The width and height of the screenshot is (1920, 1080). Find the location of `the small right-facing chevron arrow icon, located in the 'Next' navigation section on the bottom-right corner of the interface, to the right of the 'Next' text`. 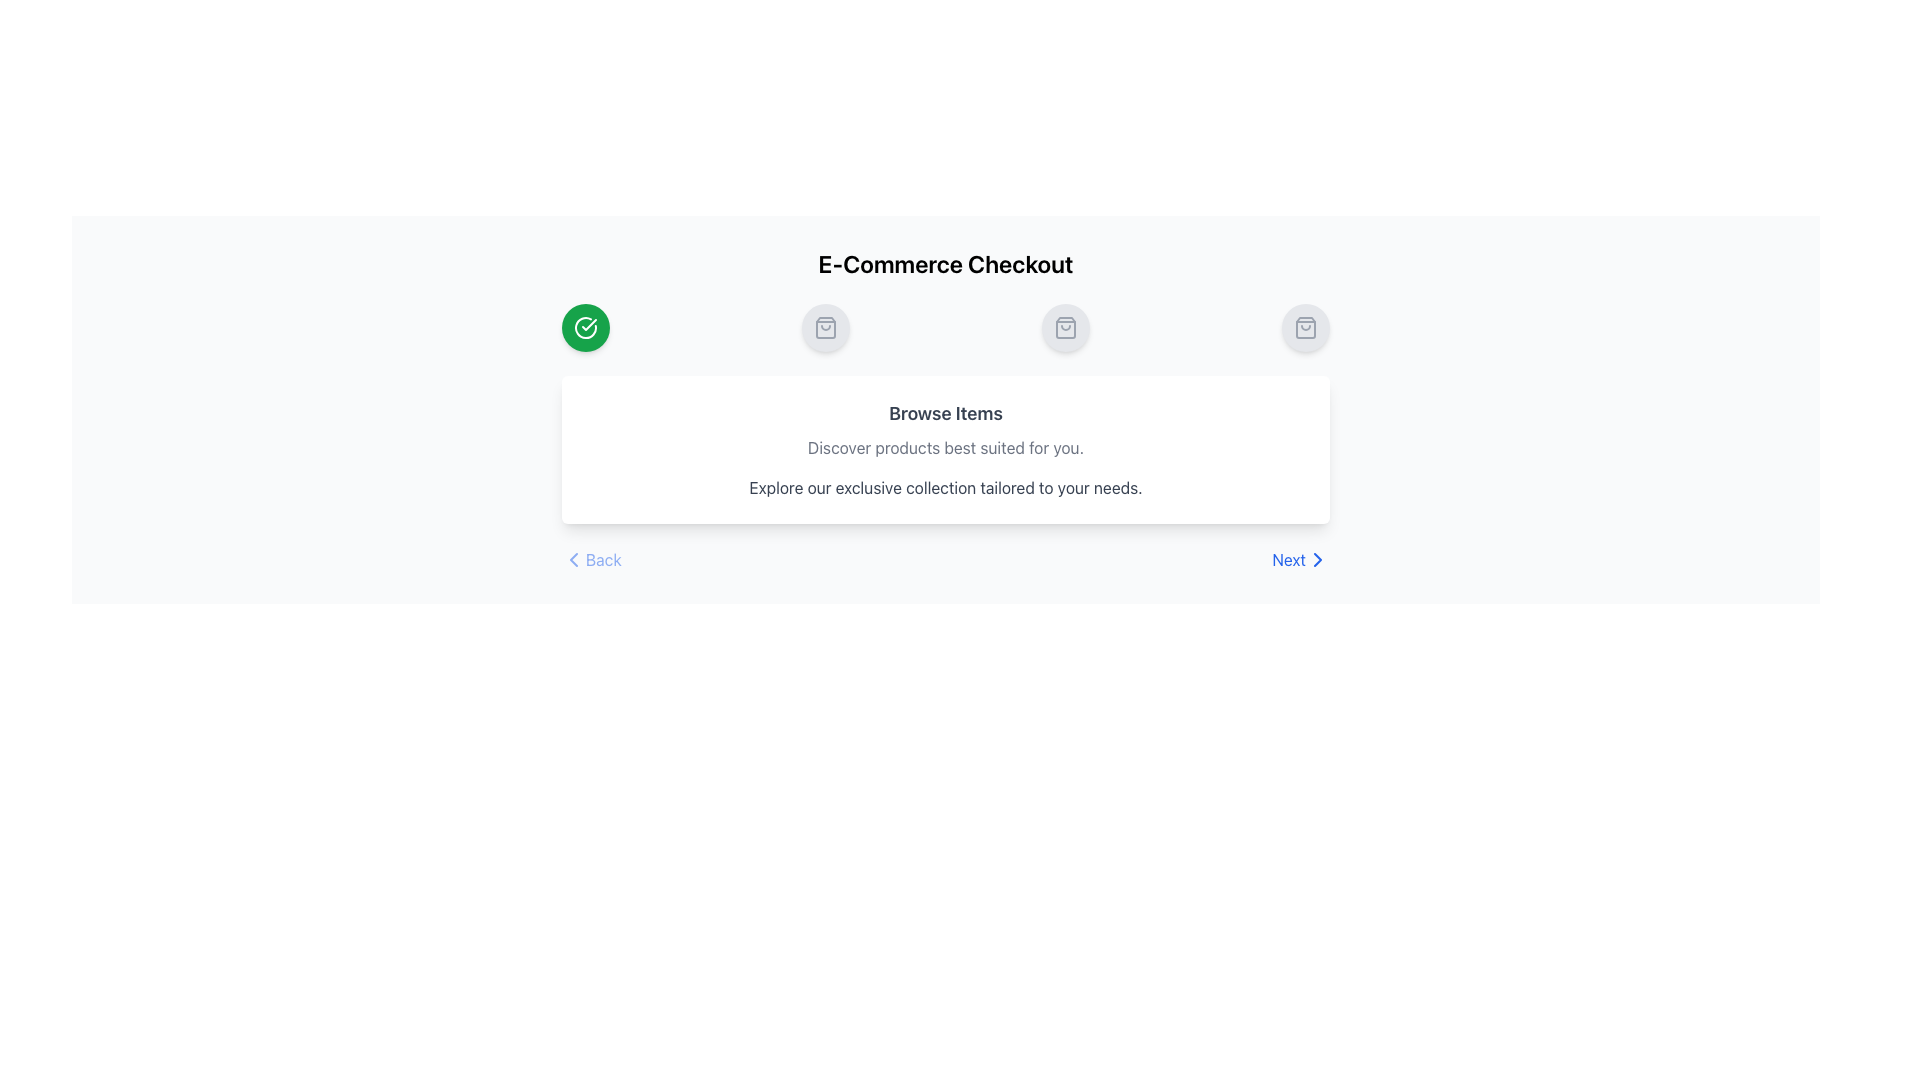

the small right-facing chevron arrow icon, located in the 'Next' navigation section on the bottom-right corner of the interface, to the right of the 'Next' text is located at coordinates (1318, 559).